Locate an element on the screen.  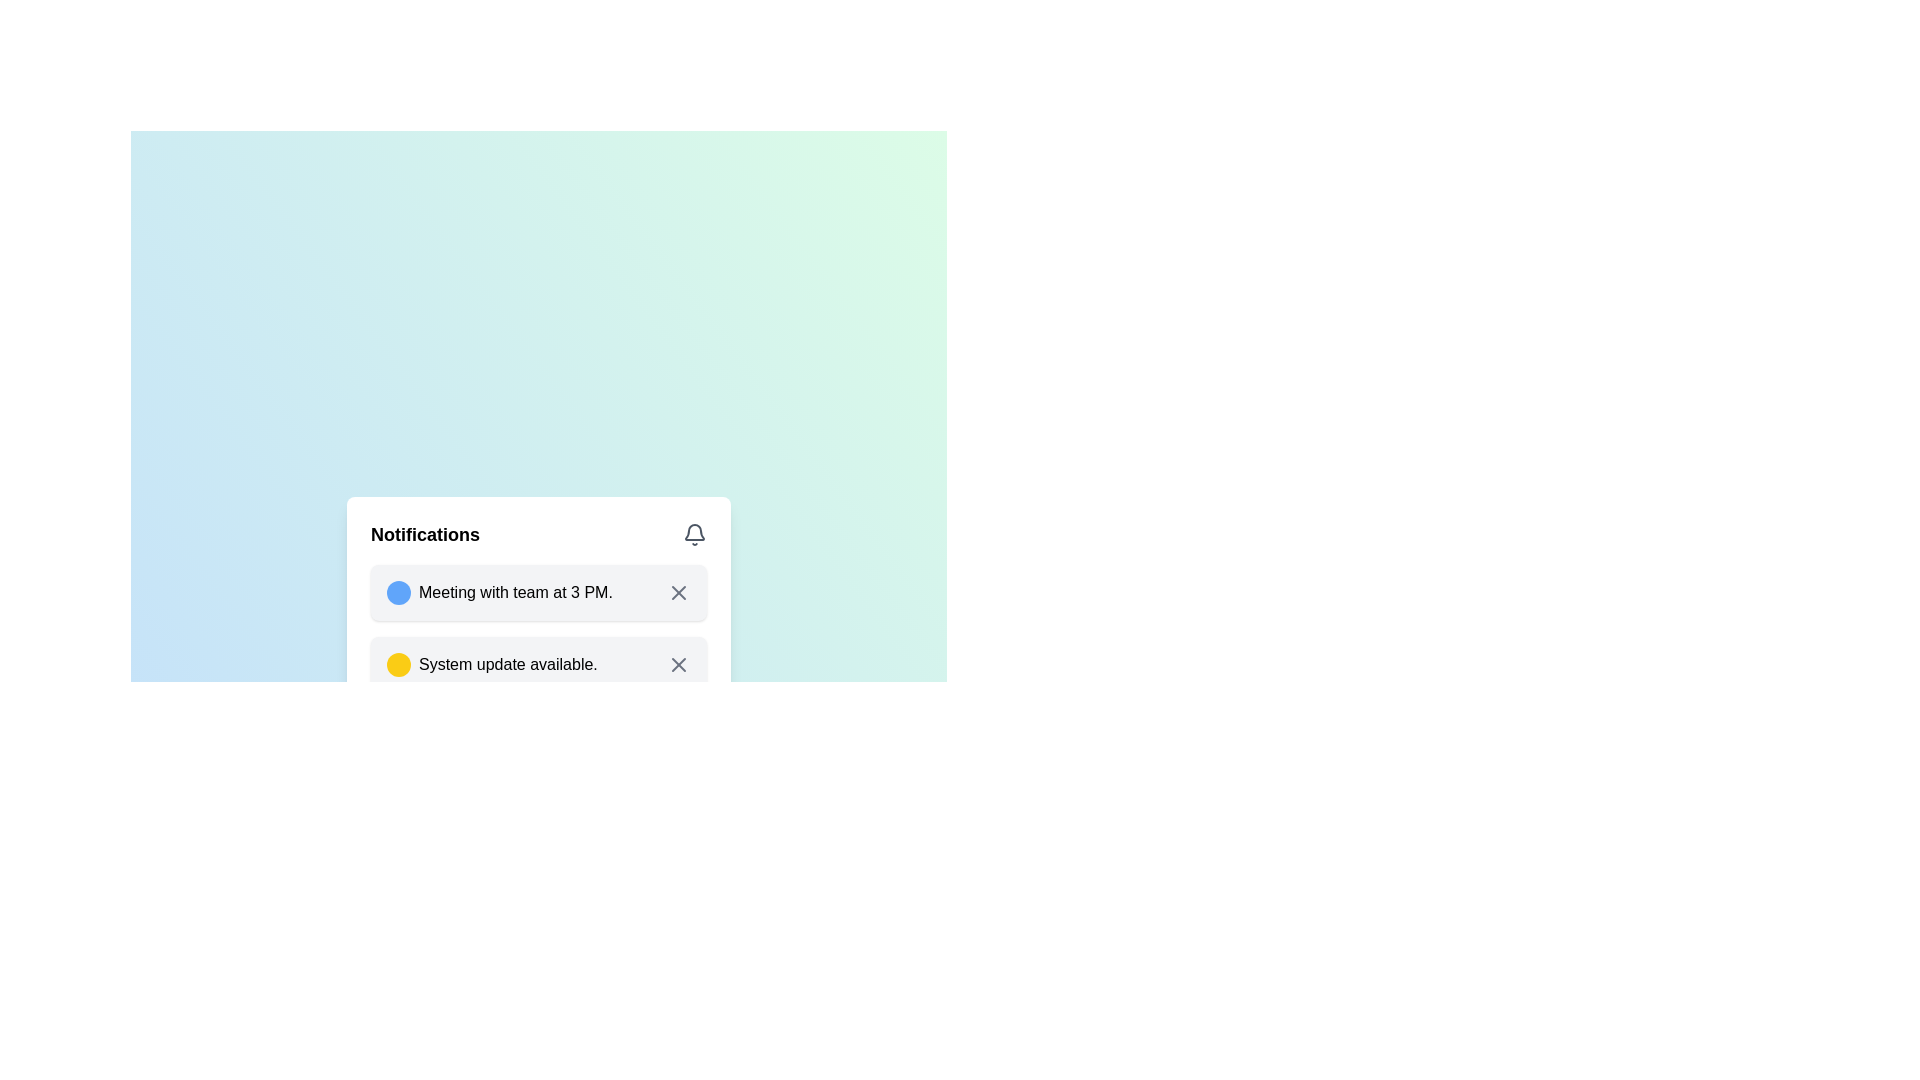
the notification group by interacting with the text label that indicates a system update is available, located under the title 'Notifications' in the notification popup is located at coordinates (508, 664).